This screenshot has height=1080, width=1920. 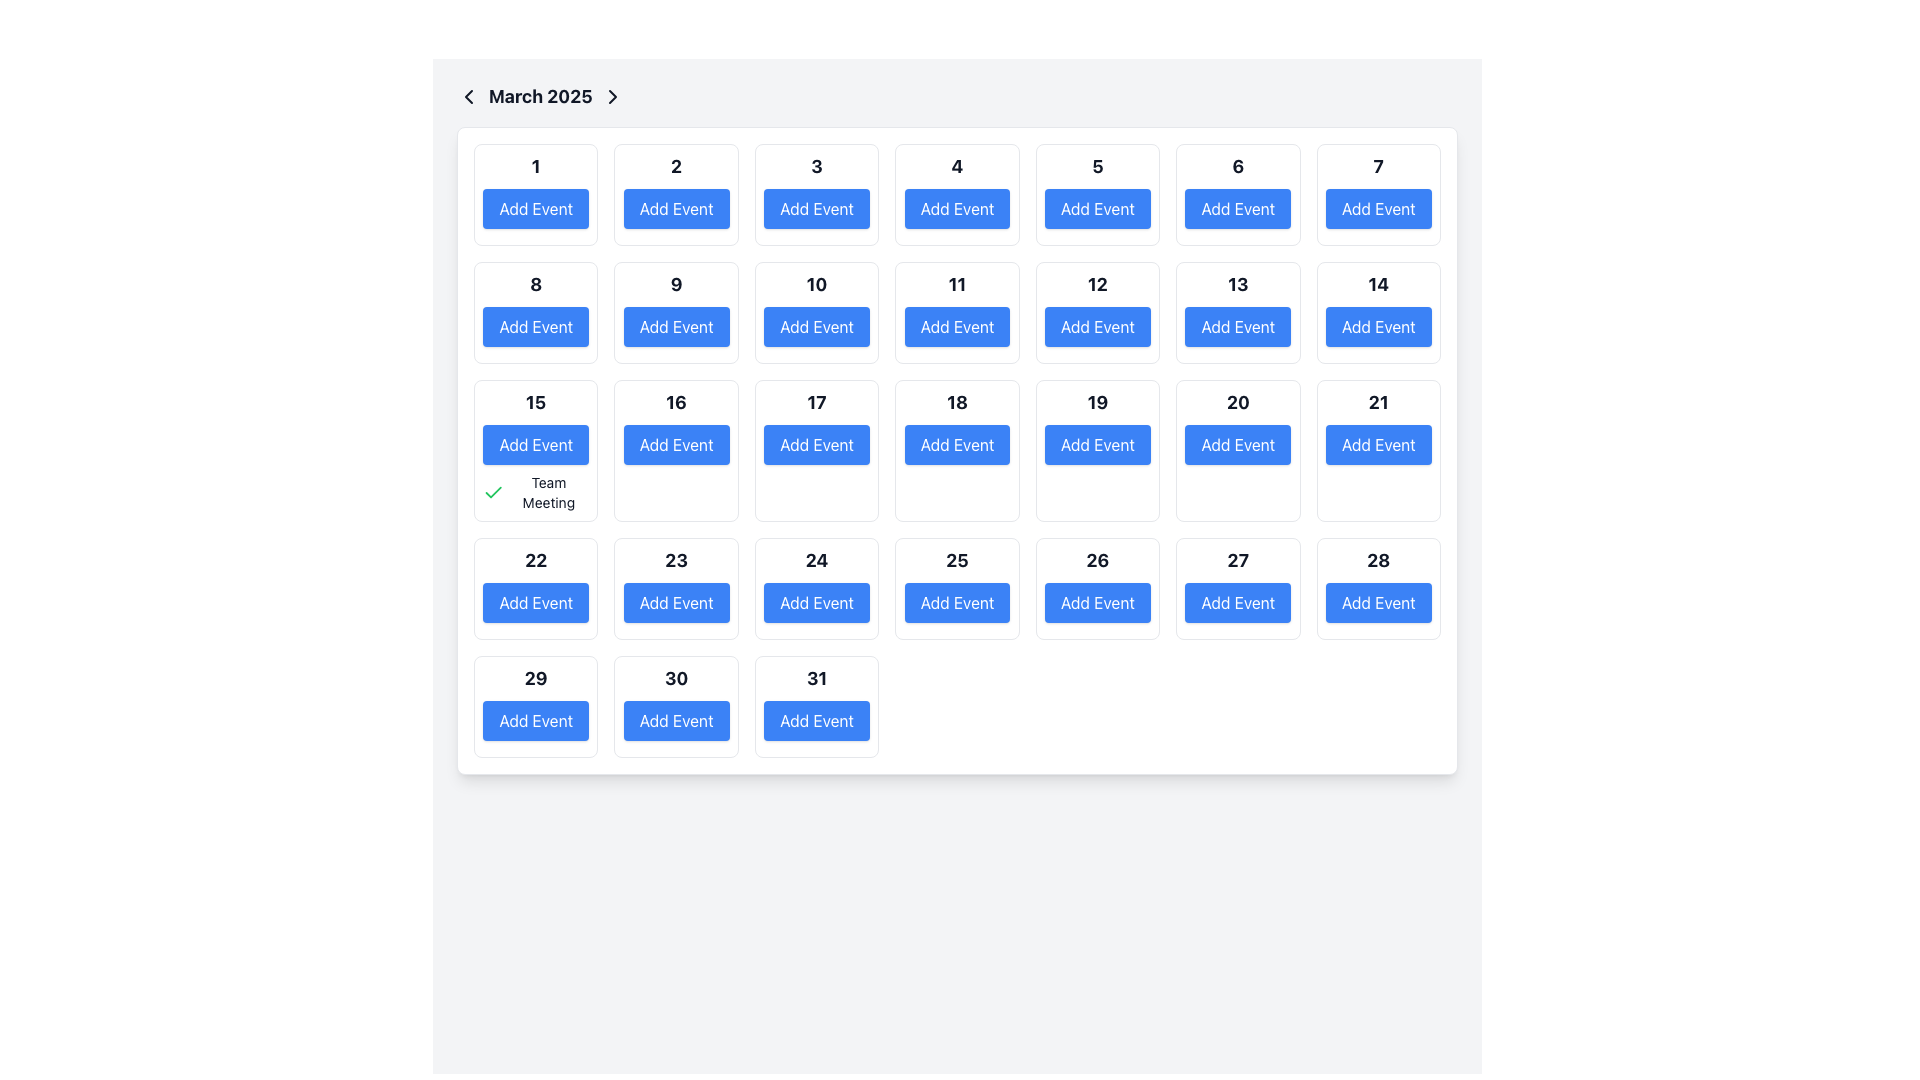 I want to click on the 'Add Event' button located in the bottom-right corner of the calendar grid, specifically in the cell containing the number '31', so click(x=817, y=705).